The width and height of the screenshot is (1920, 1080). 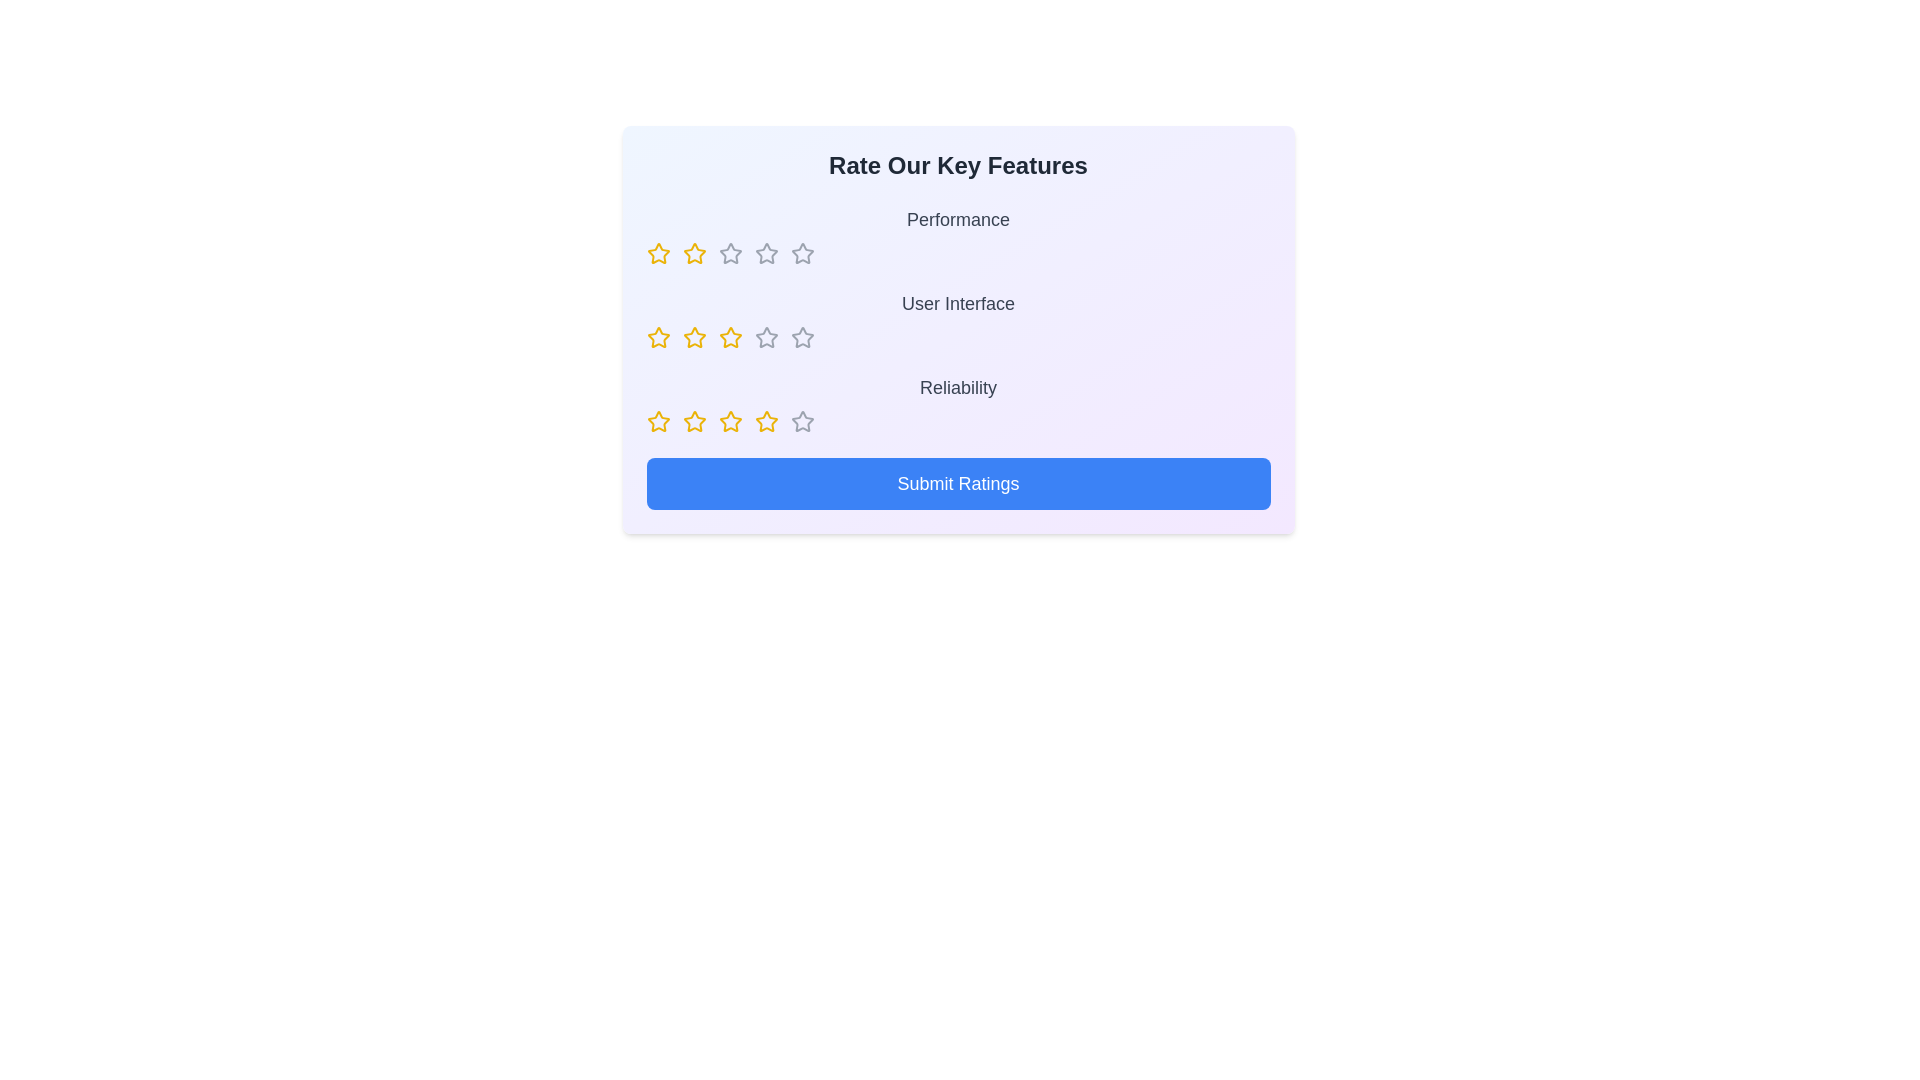 What do you see at coordinates (658, 253) in the screenshot?
I see `the rating for a feature to 1 stars` at bounding box center [658, 253].